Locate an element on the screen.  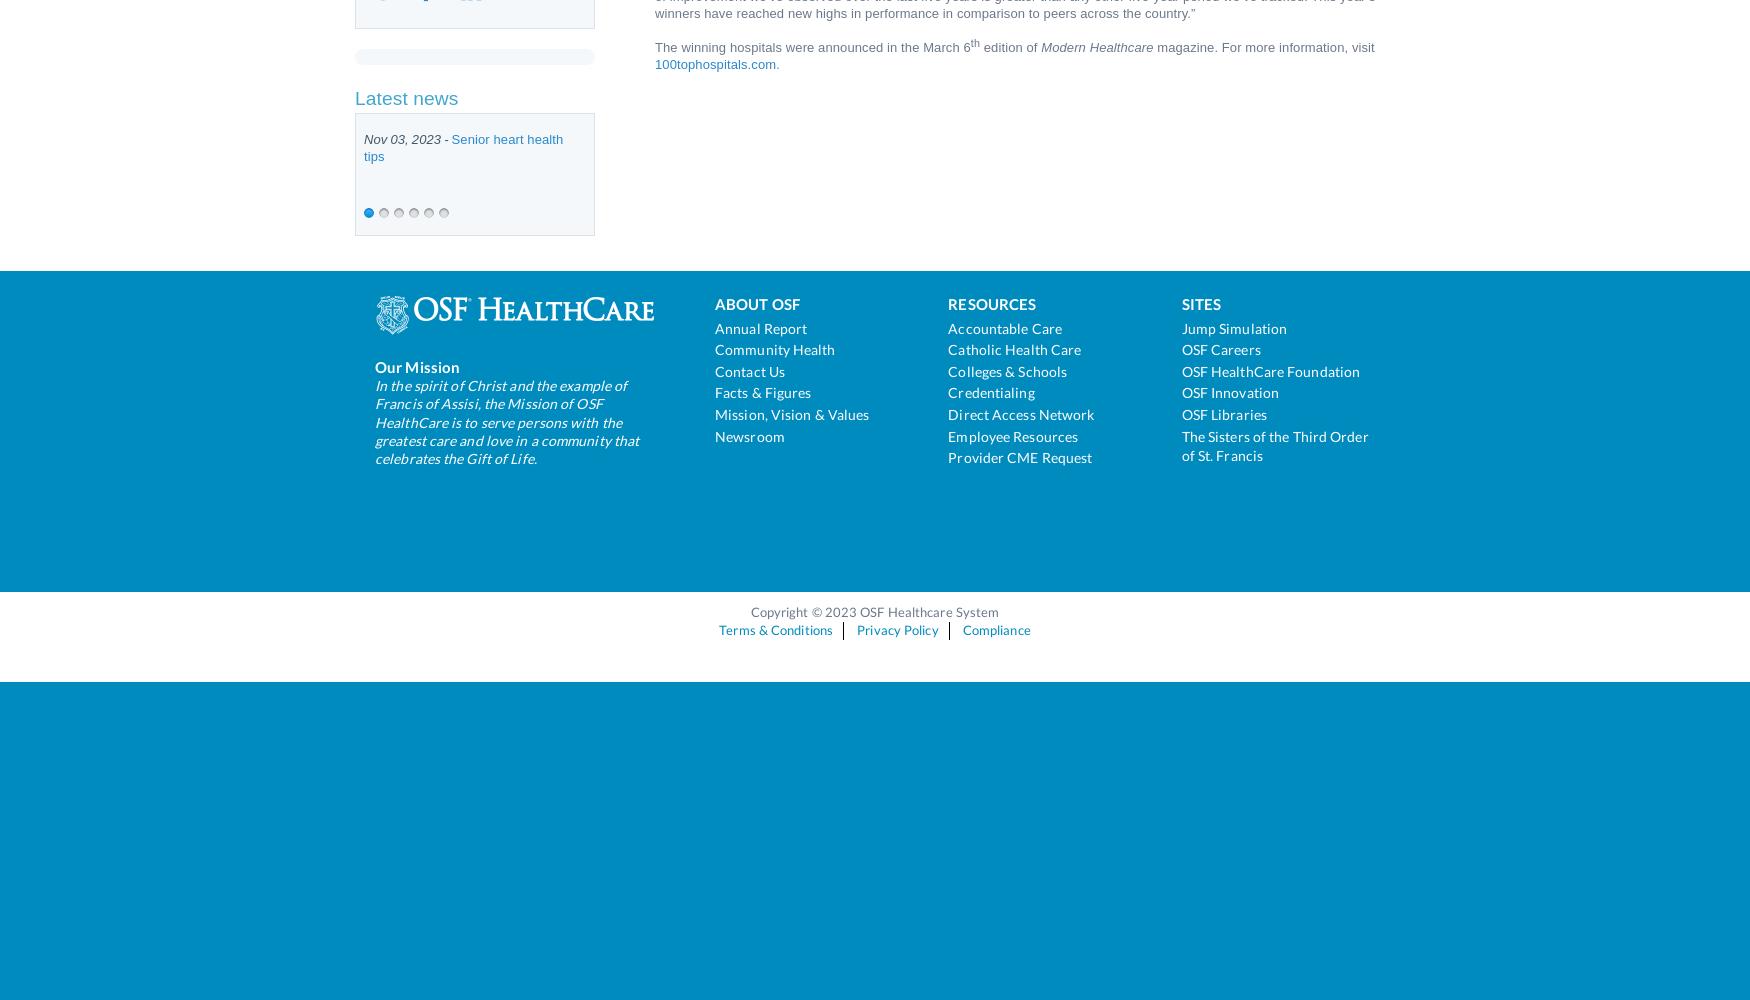
'Resources' is located at coordinates (947, 304).